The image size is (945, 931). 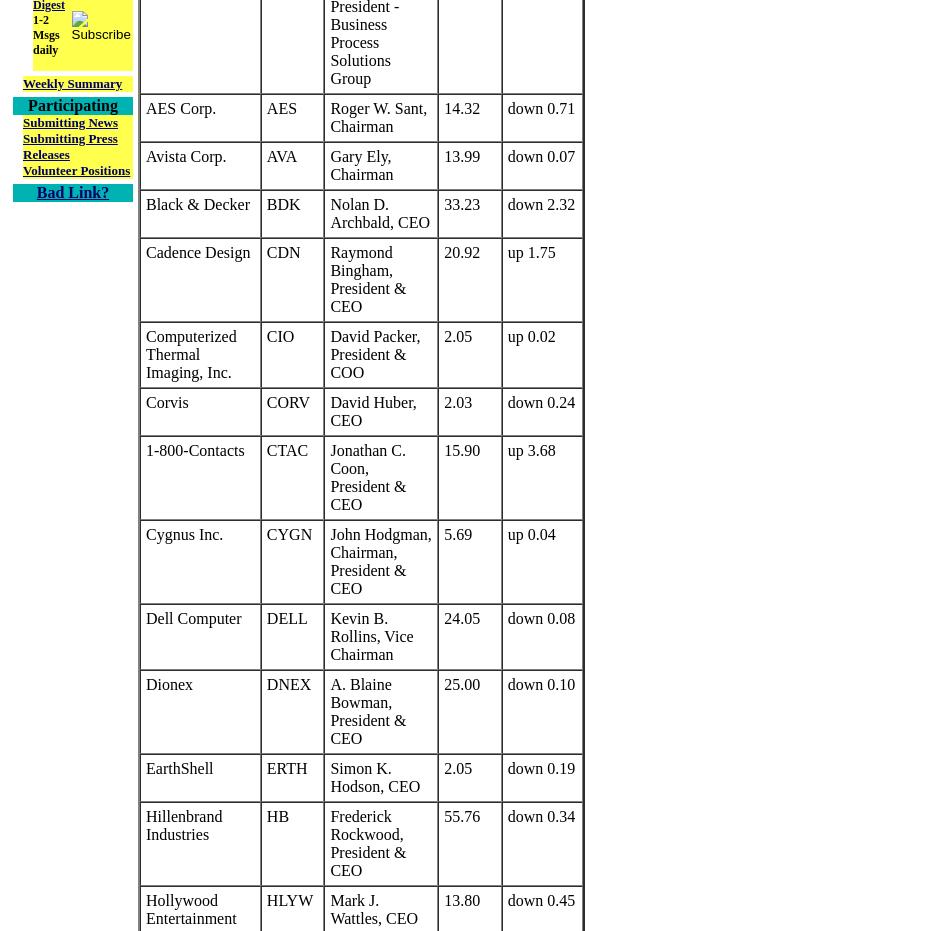 I want to click on '20.92', so click(x=462, y=252).